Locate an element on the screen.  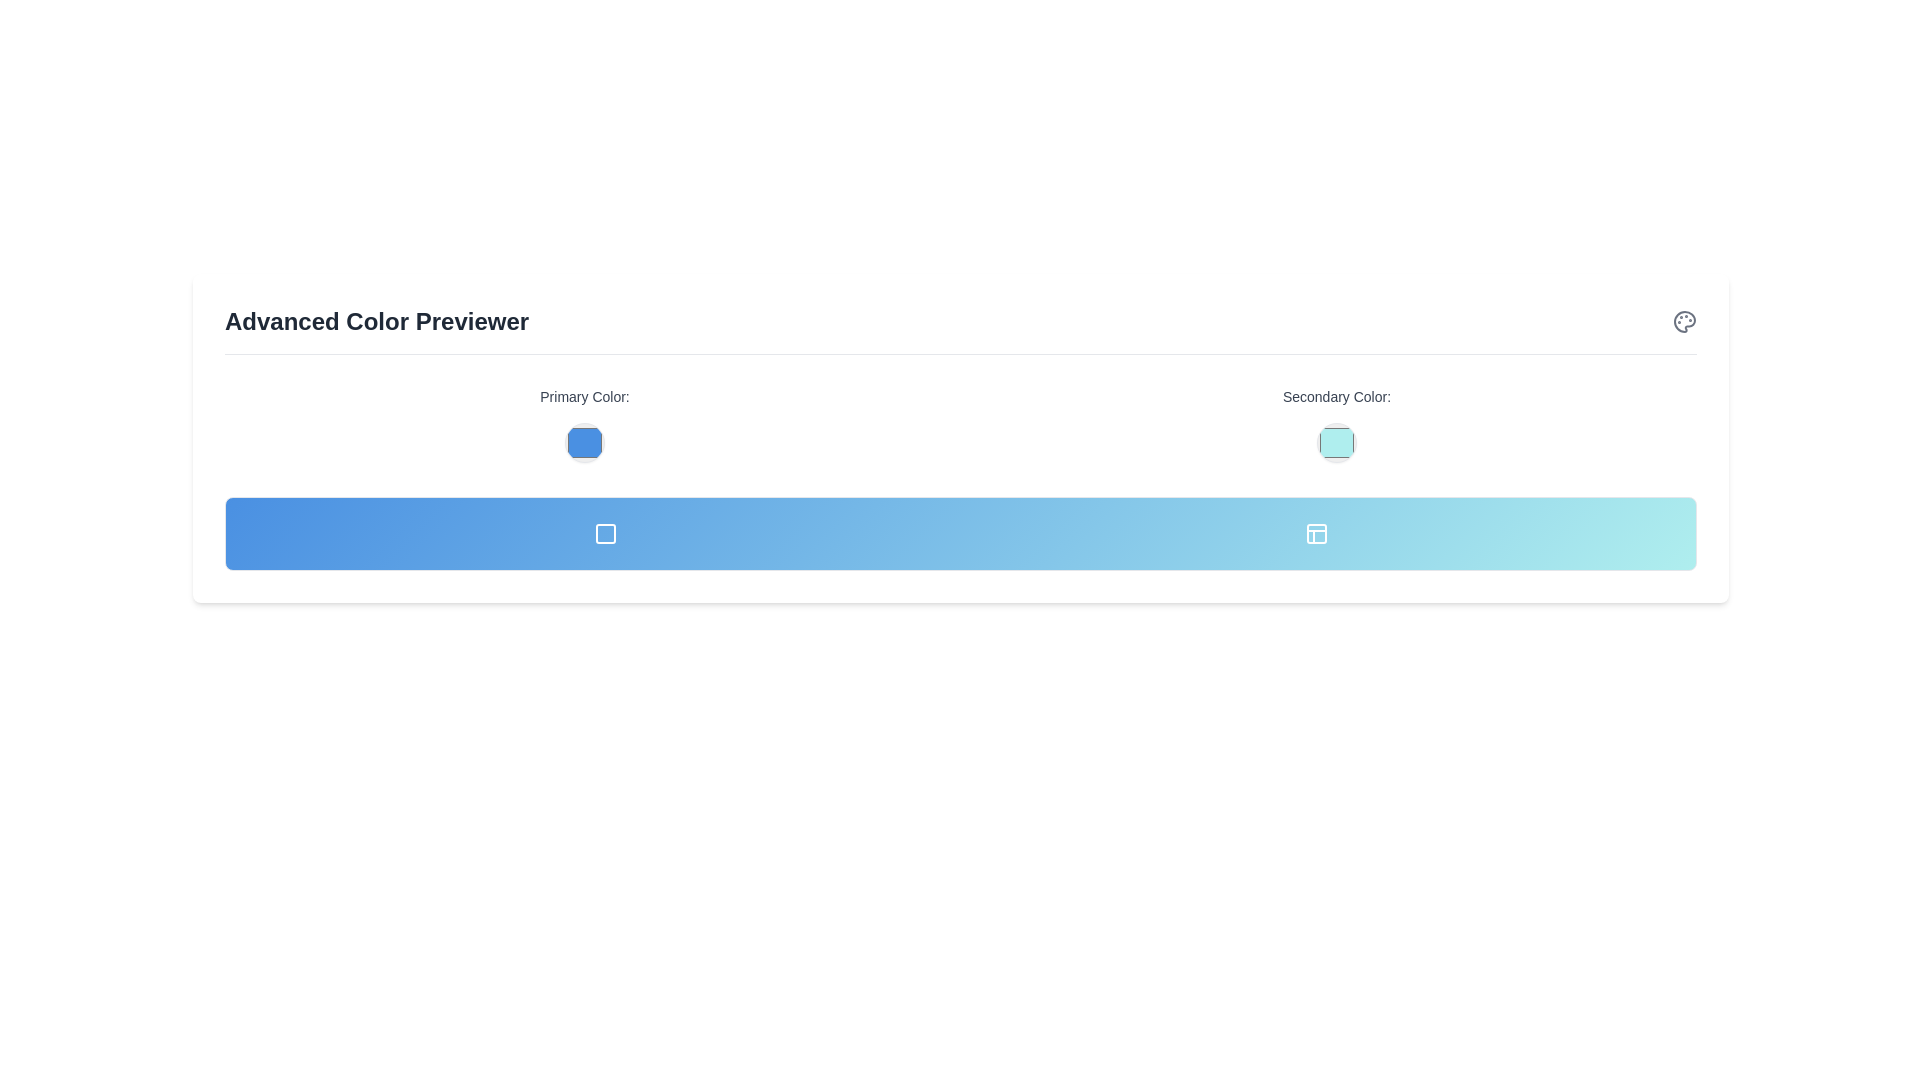
the second icon from the right in the bottom horizontal arrangement of icons is located at coordinates (1316, 532).